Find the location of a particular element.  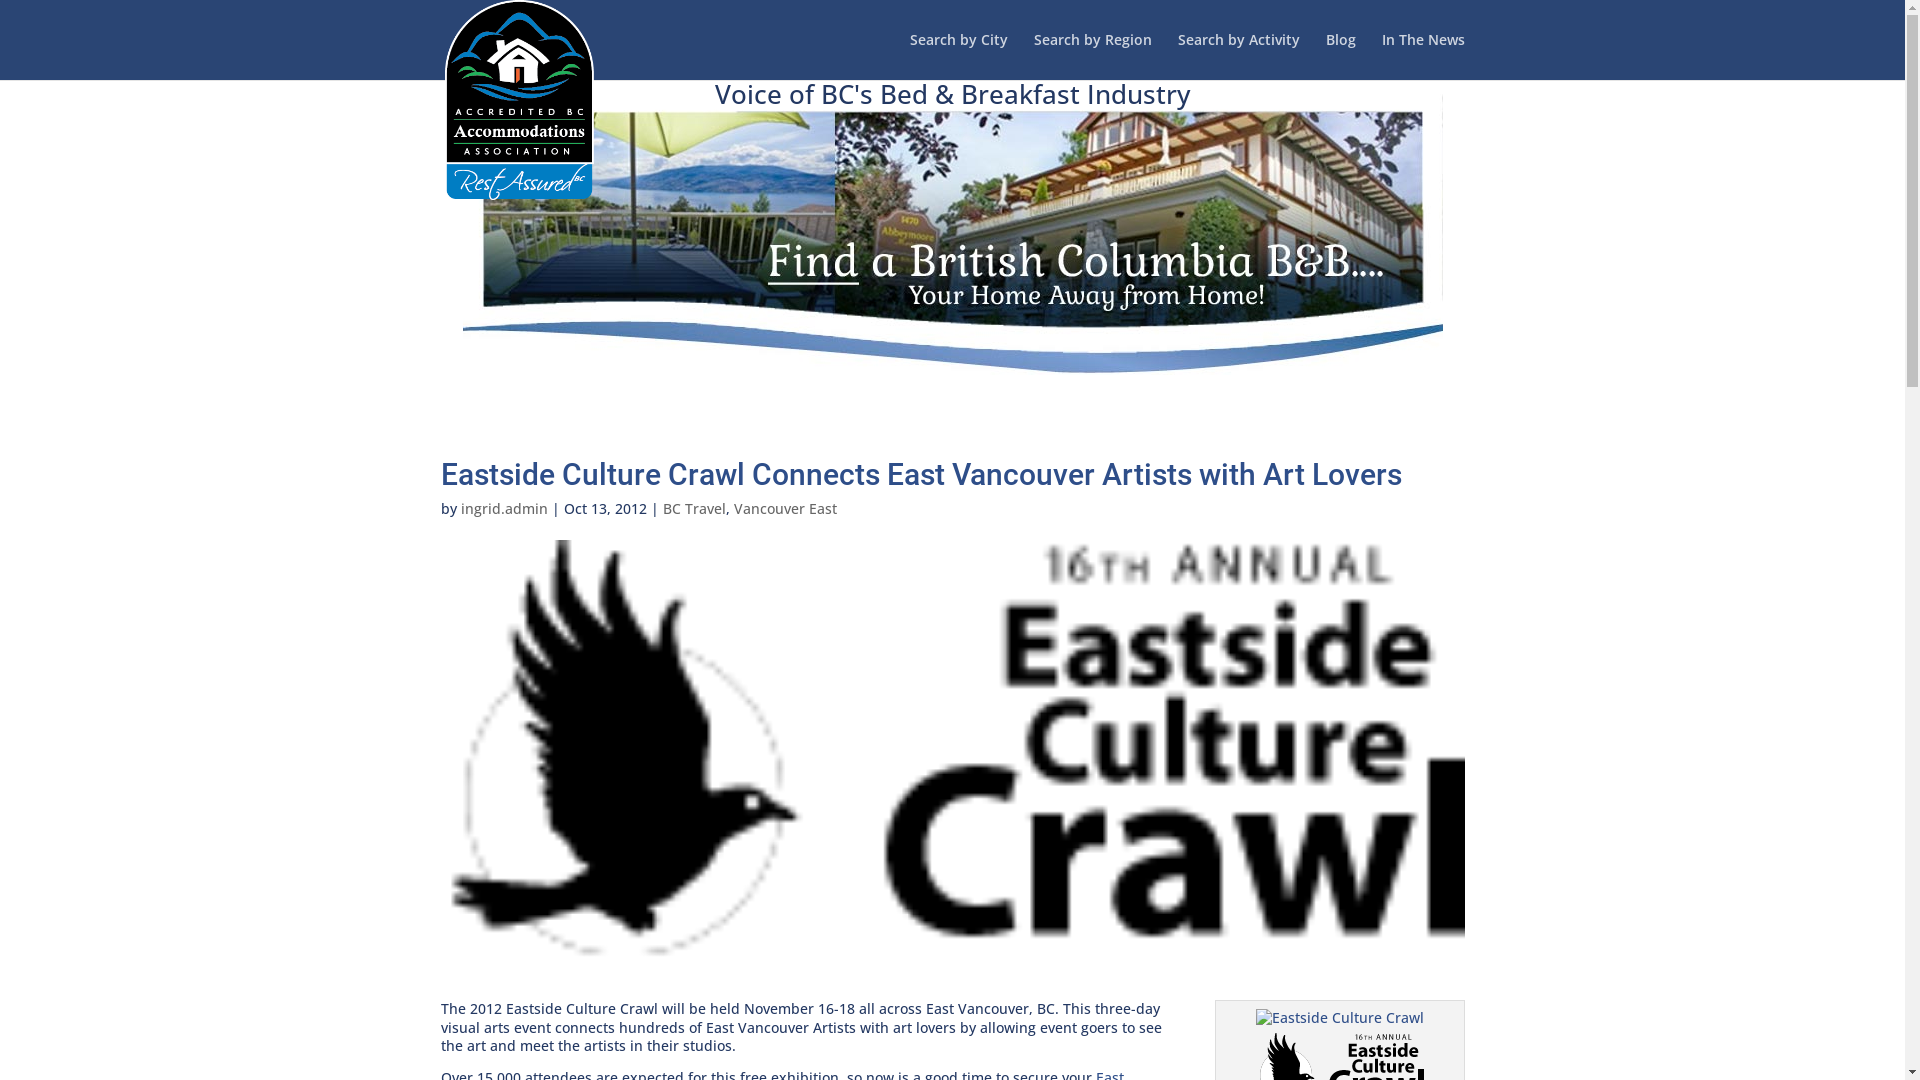

'ingrid.admin' is located at coordinates (459, 507).